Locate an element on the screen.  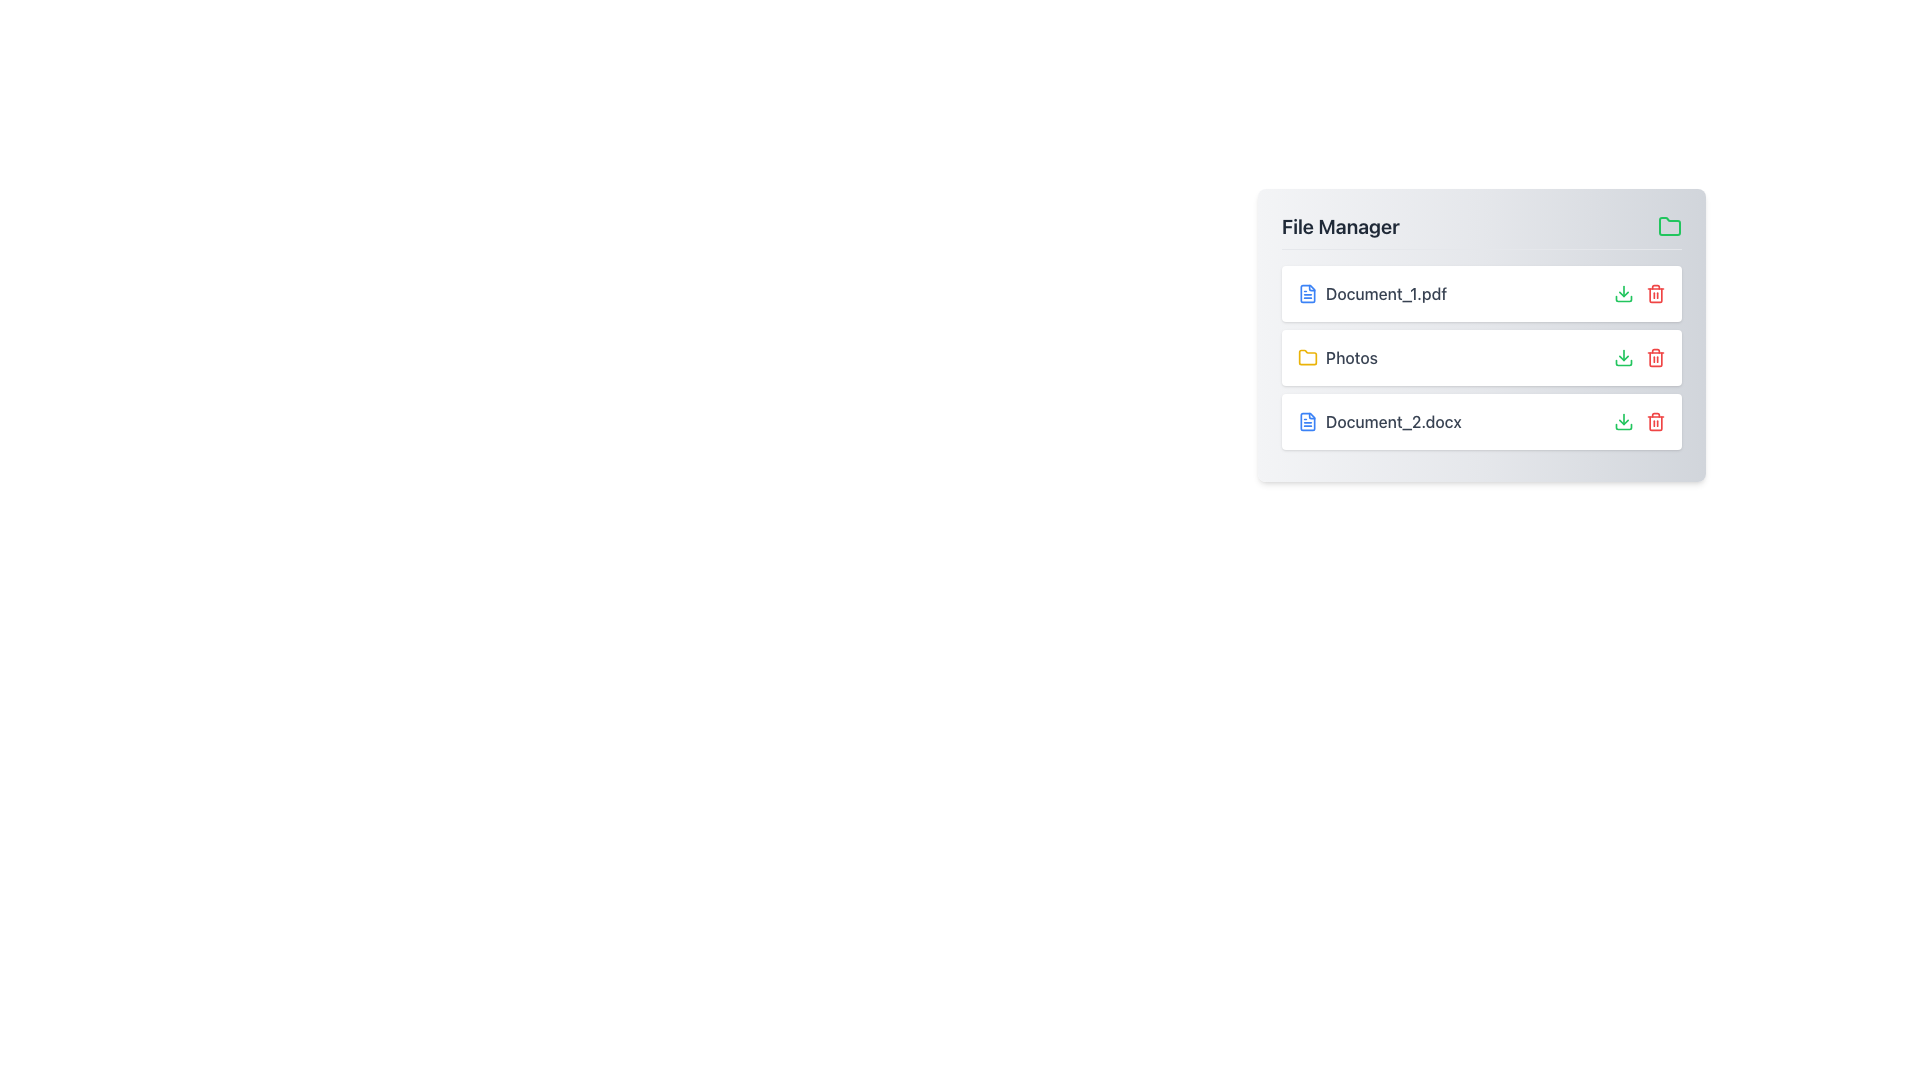
the text label 'Photos' that identifies the associated folder in the 'File Manager' interface is located at coordinates (1352, 357).